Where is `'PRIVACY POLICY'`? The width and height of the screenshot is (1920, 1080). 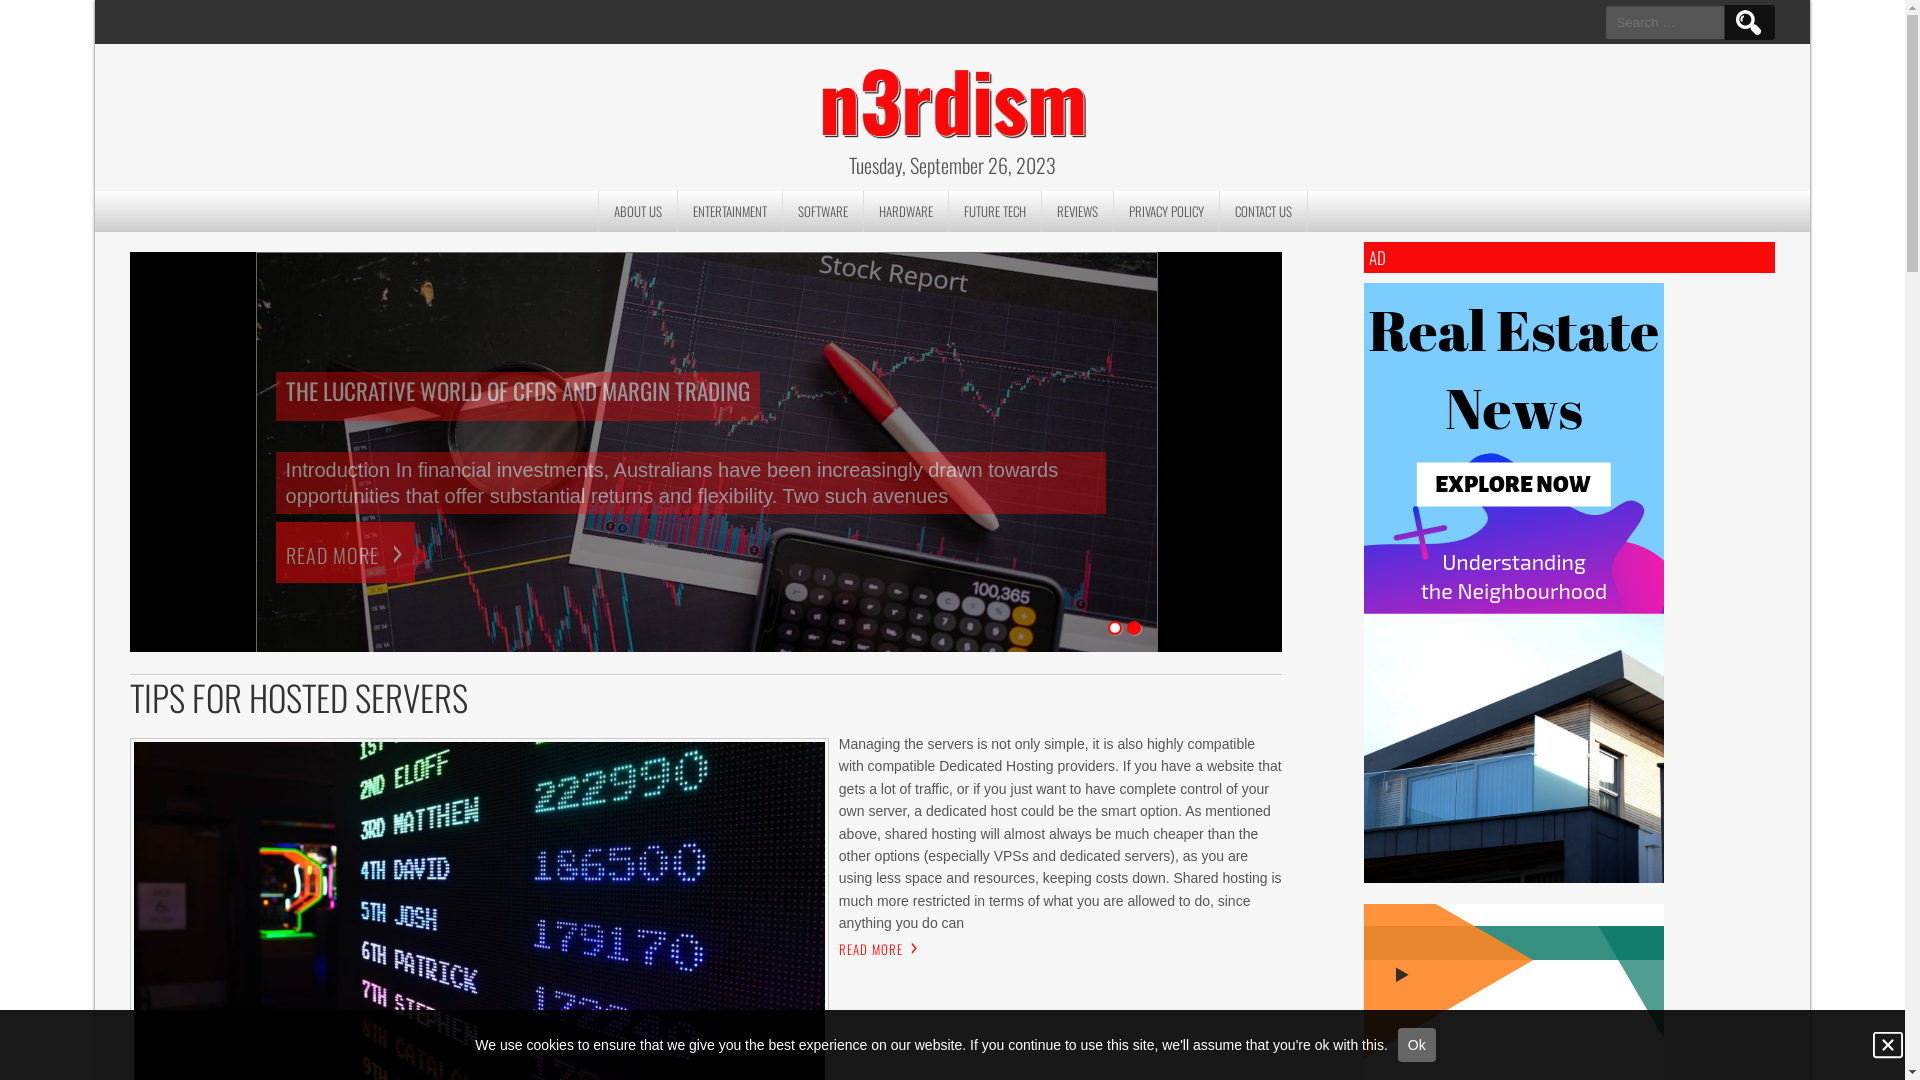
'PRIVACY POLICY' is located at coordinates (1166, 211).